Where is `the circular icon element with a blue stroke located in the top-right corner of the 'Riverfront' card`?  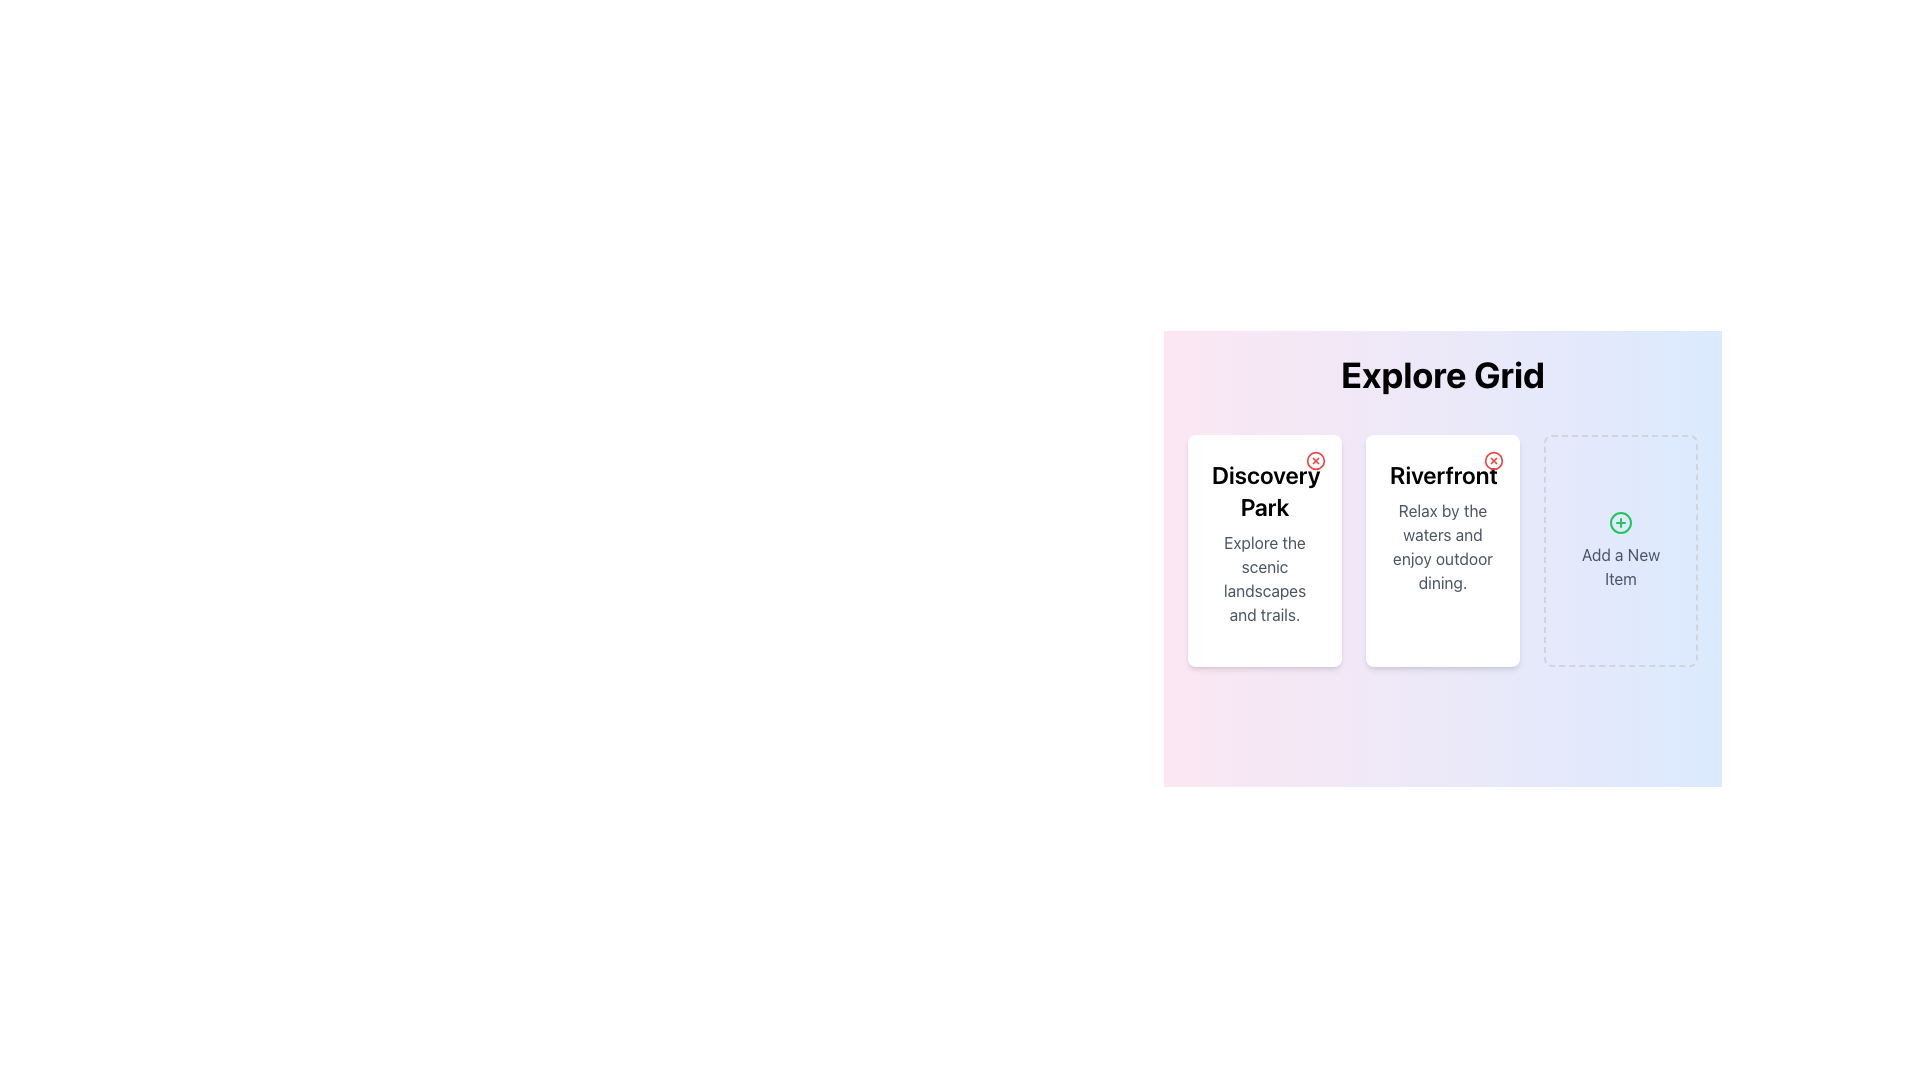
the circular icon element with a blue stroke located in the top-right corner of the 'Riverfront' card is located at coordinates (1493, 461).